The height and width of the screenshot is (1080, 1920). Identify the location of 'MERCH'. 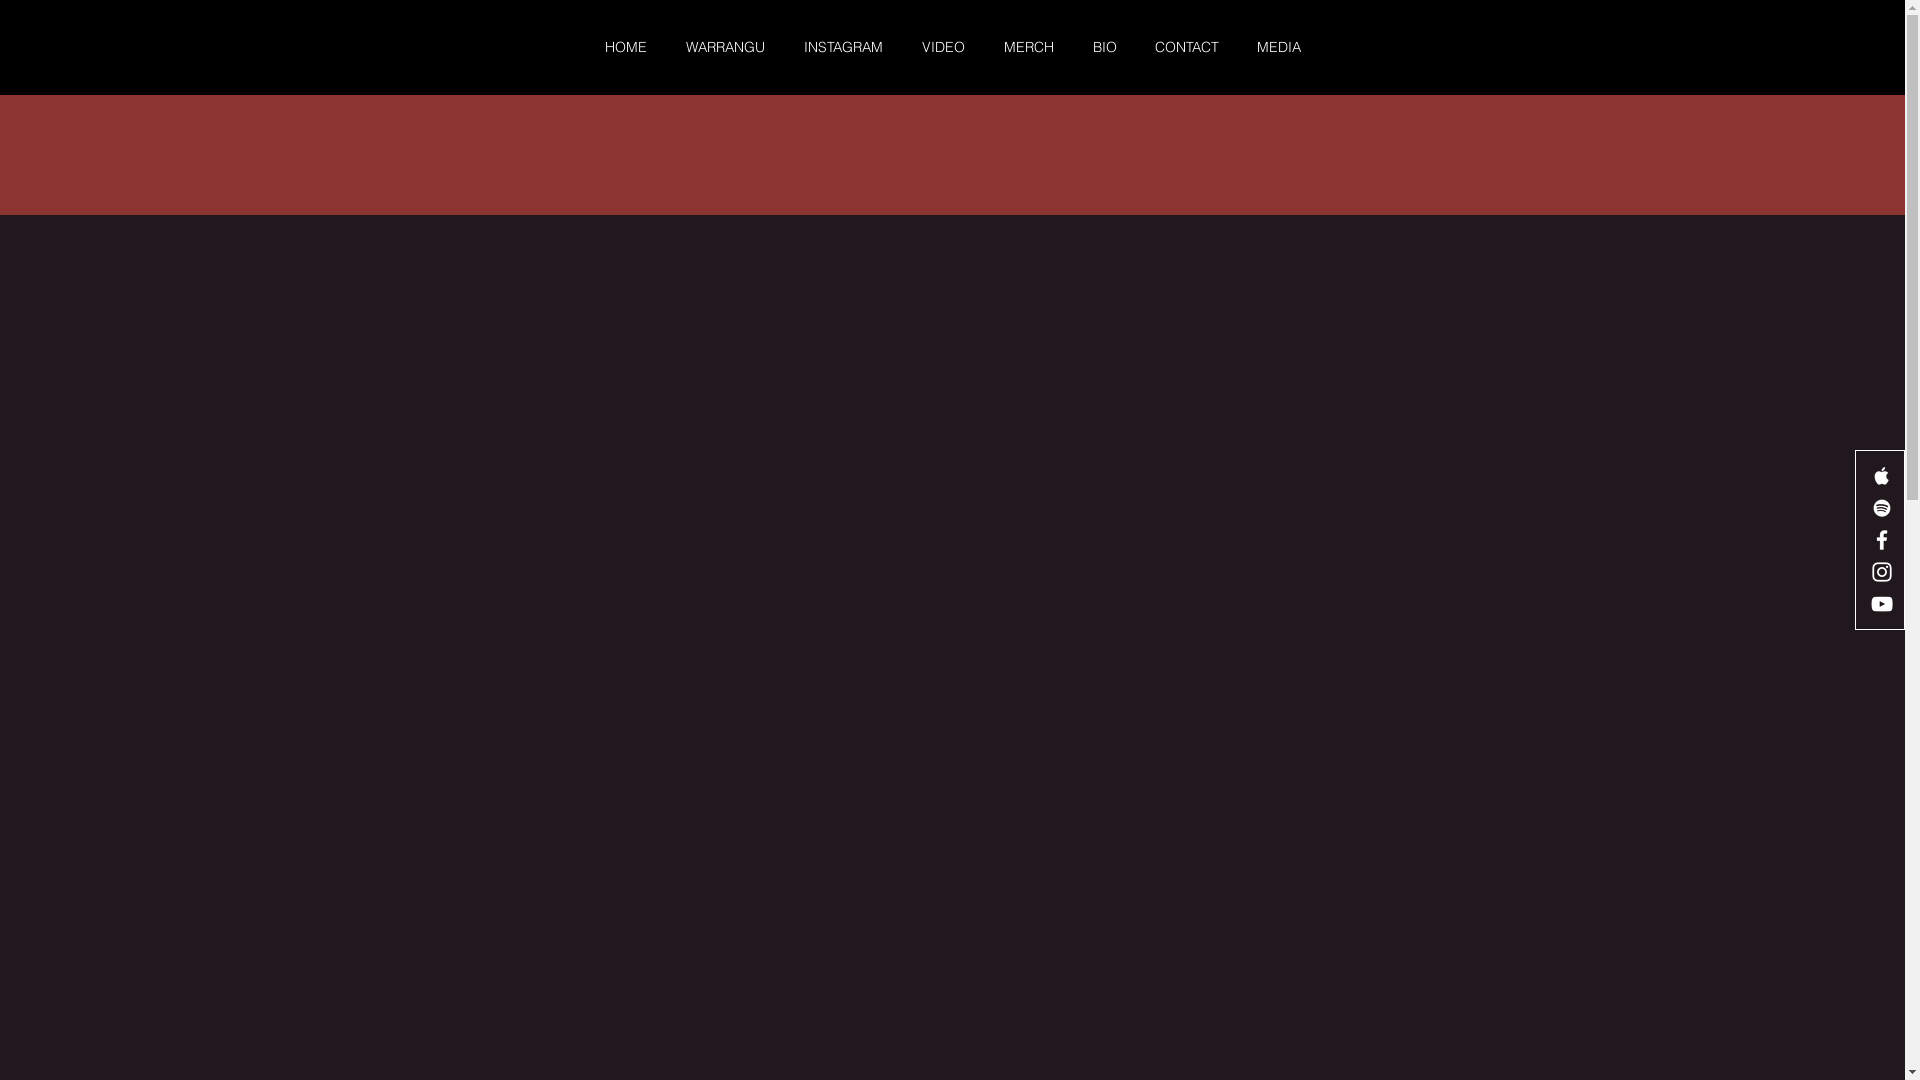
(1028, 46).